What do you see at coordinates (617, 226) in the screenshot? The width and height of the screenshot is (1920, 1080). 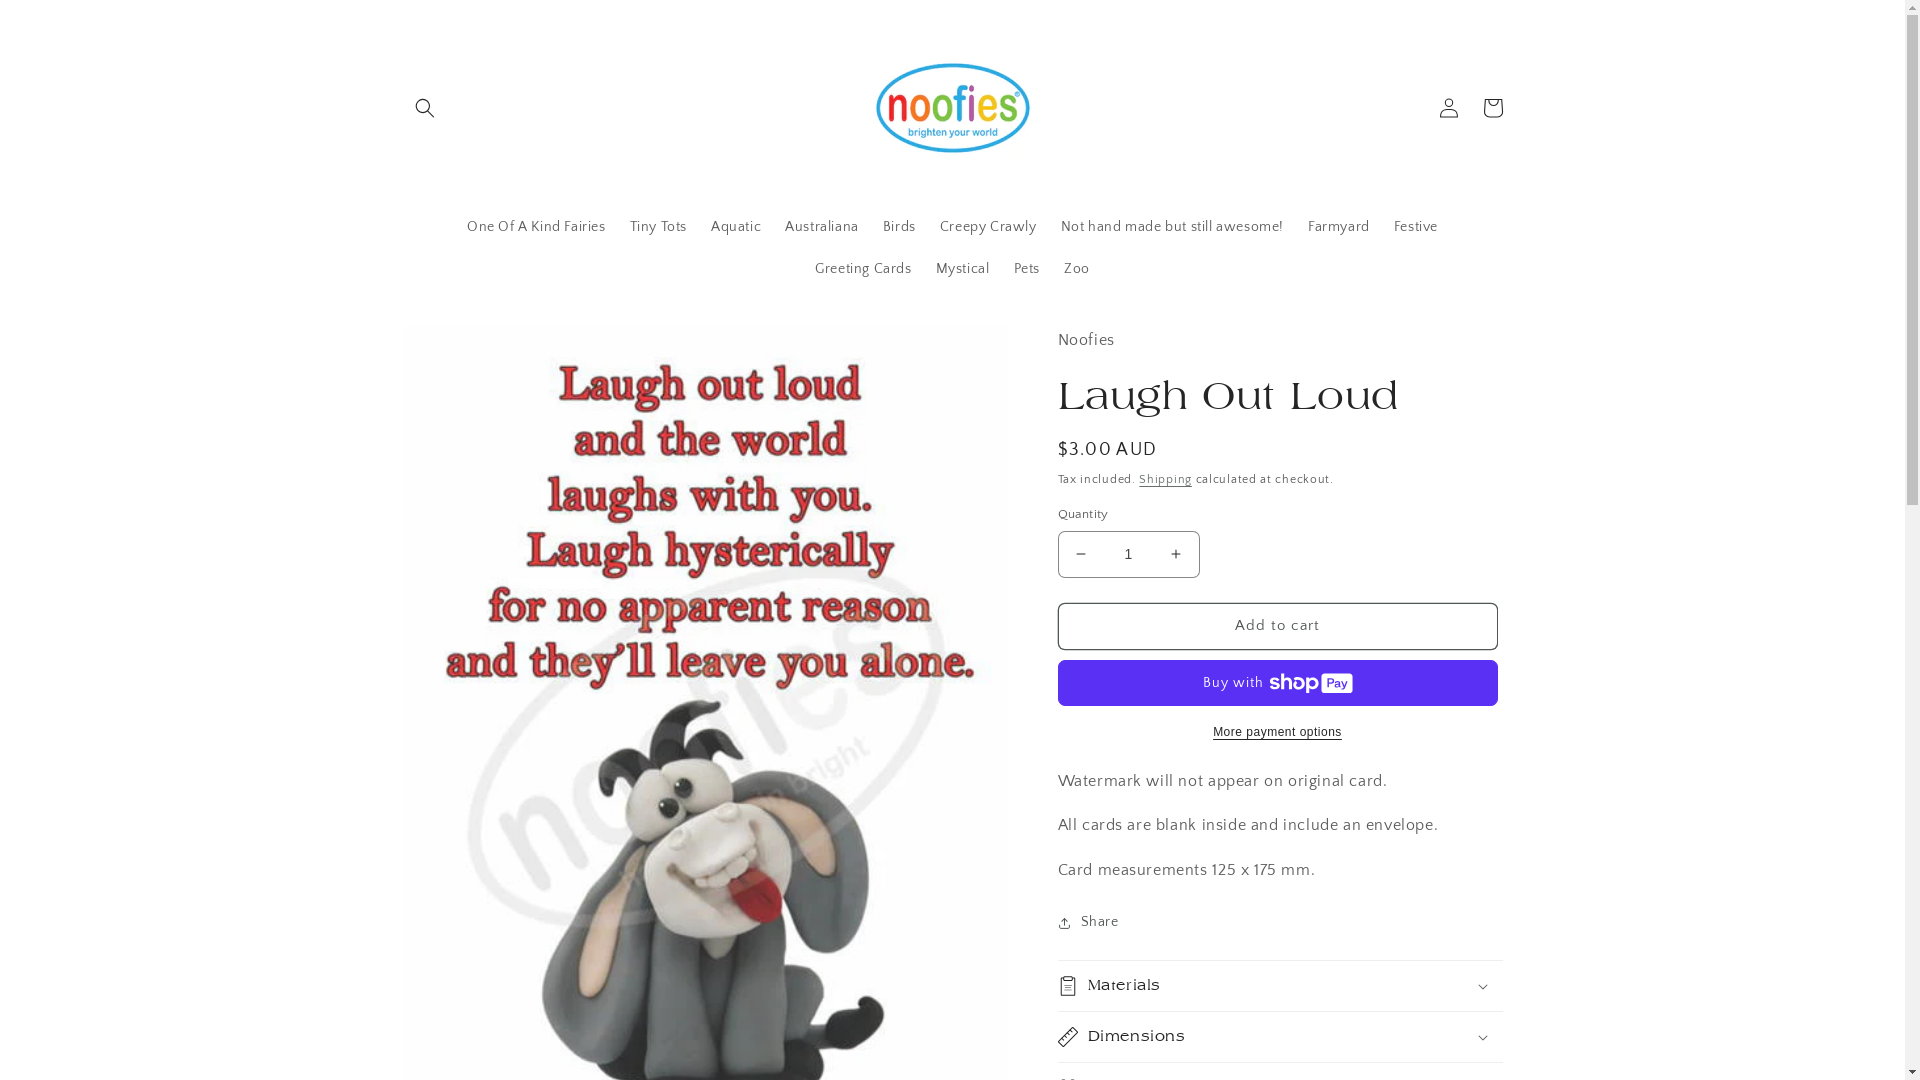 I see `'Tiny Tots'` at bounding box center [617, 226].